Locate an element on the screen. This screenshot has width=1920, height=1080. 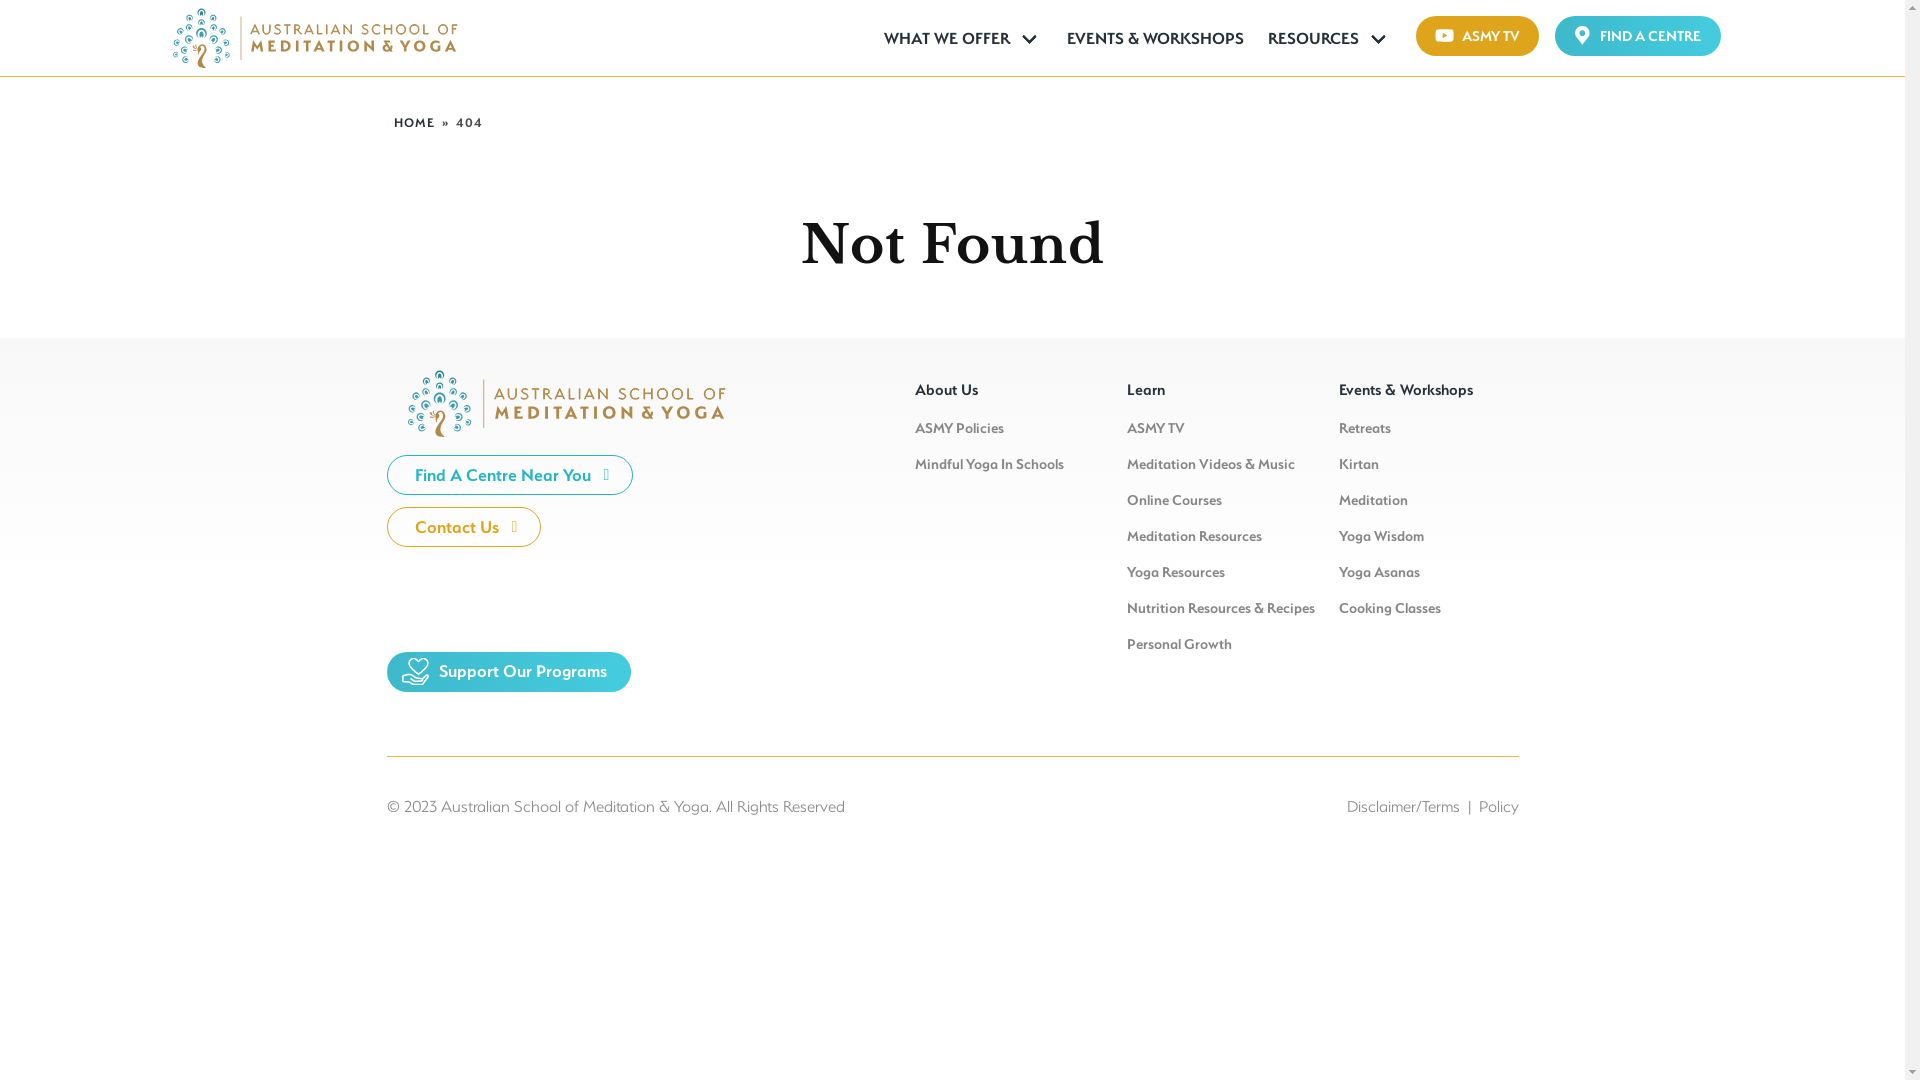
'Contact Us' is located at coordinates (462, 526).